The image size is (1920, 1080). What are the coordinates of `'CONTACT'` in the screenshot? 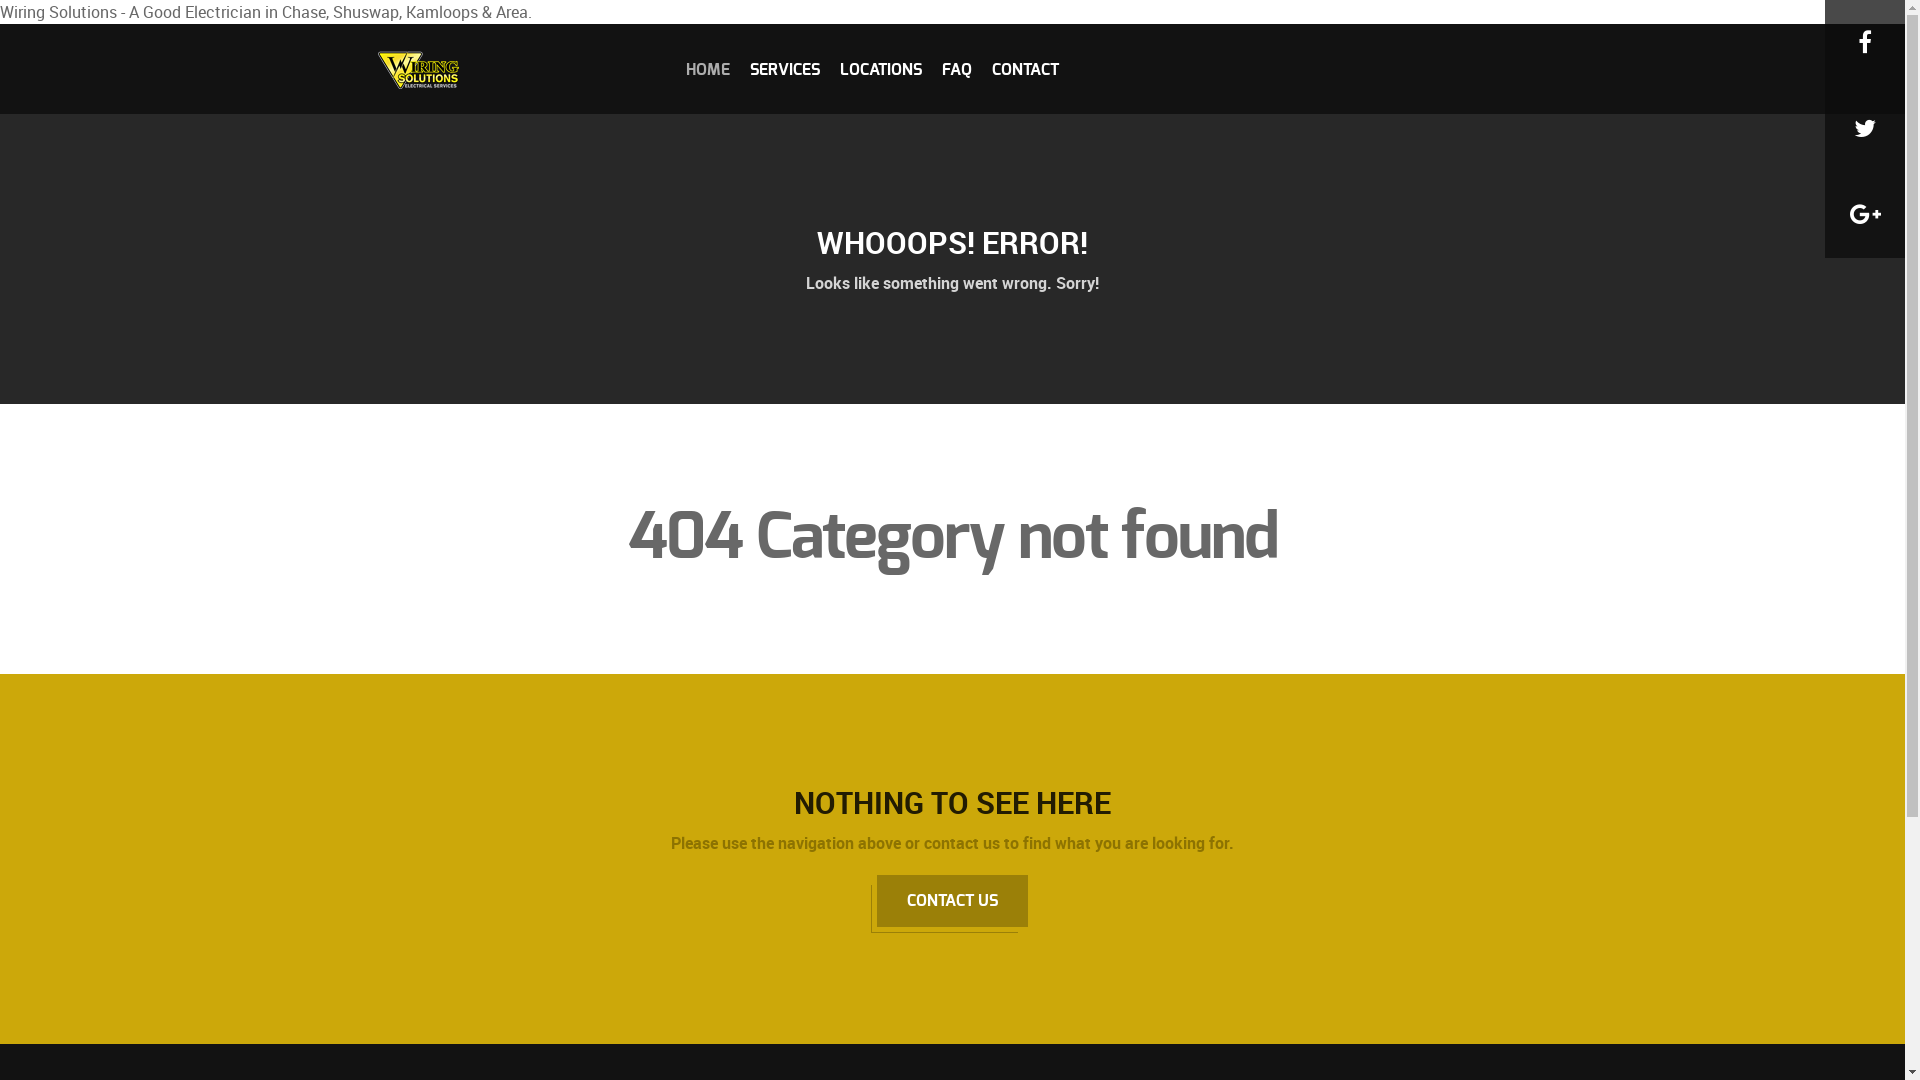 It's located at (1025, 68).